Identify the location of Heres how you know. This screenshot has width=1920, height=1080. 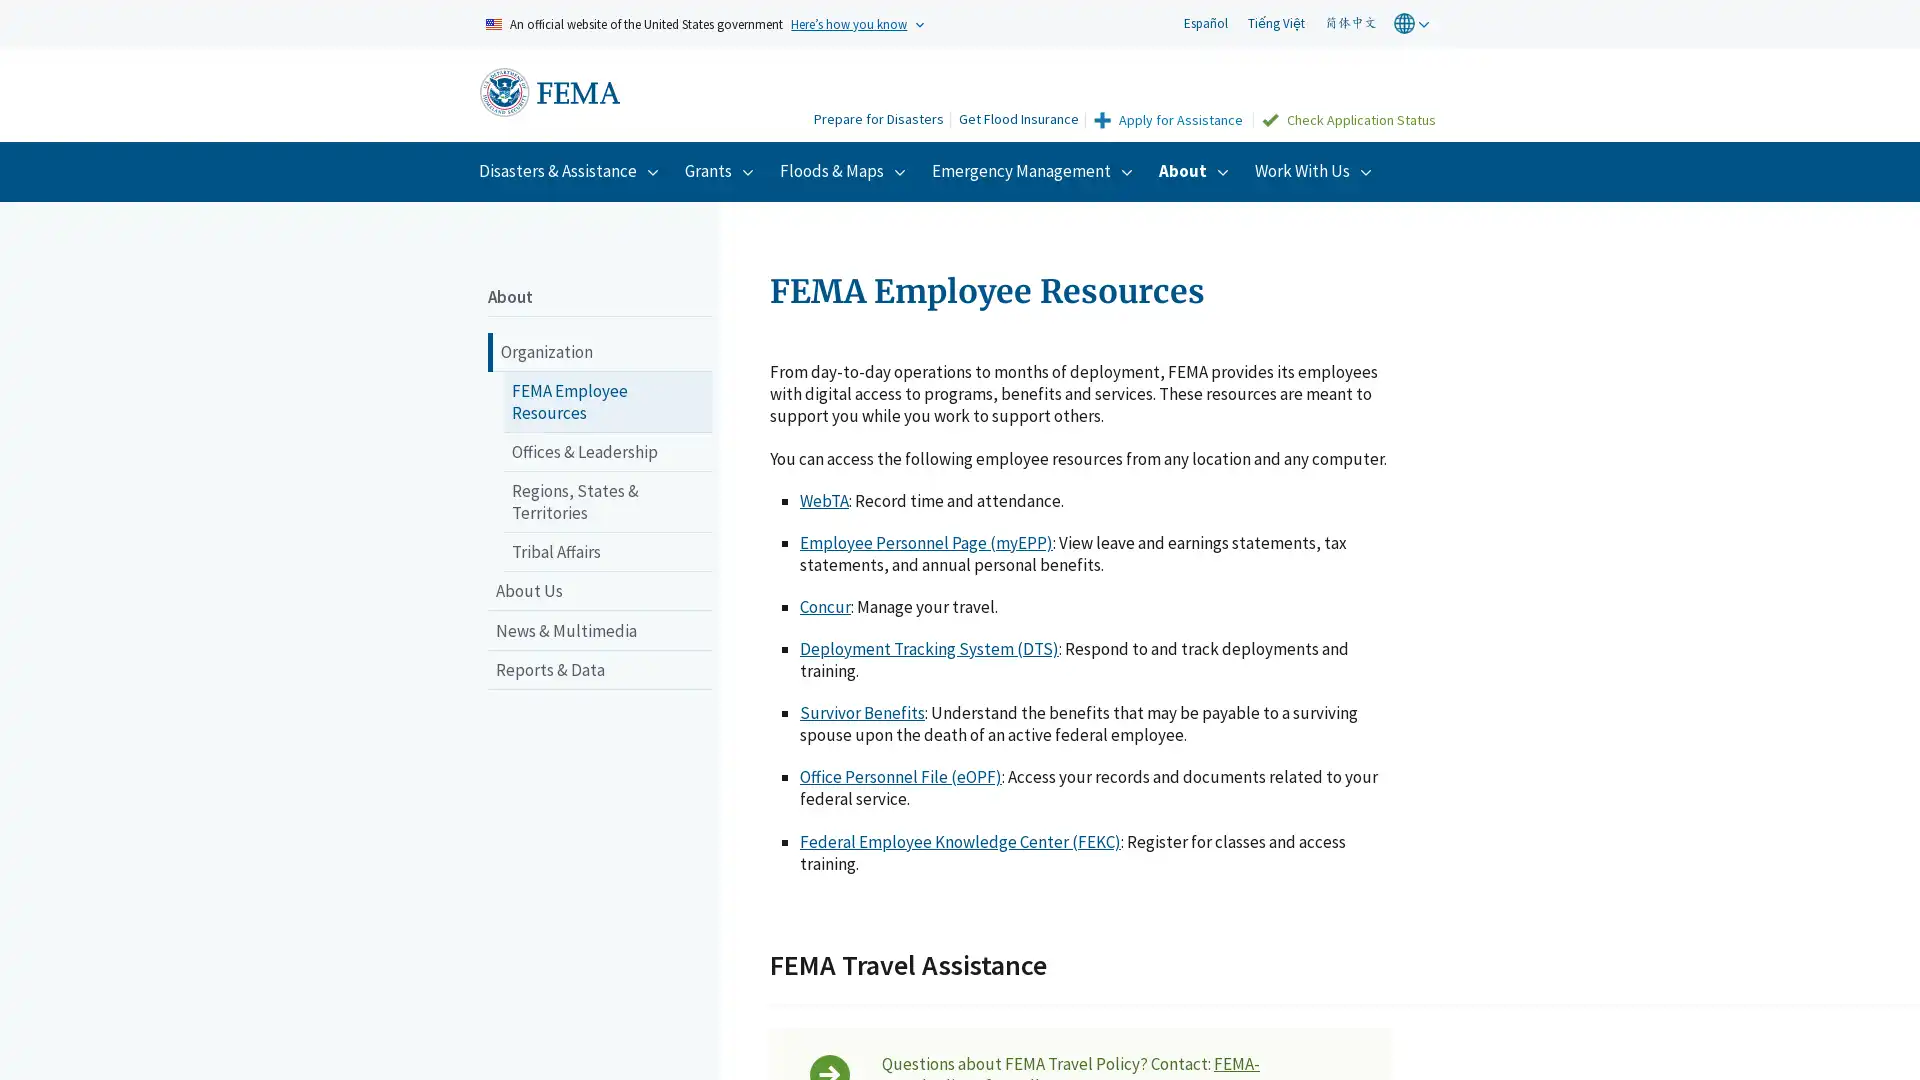
(849, 23).